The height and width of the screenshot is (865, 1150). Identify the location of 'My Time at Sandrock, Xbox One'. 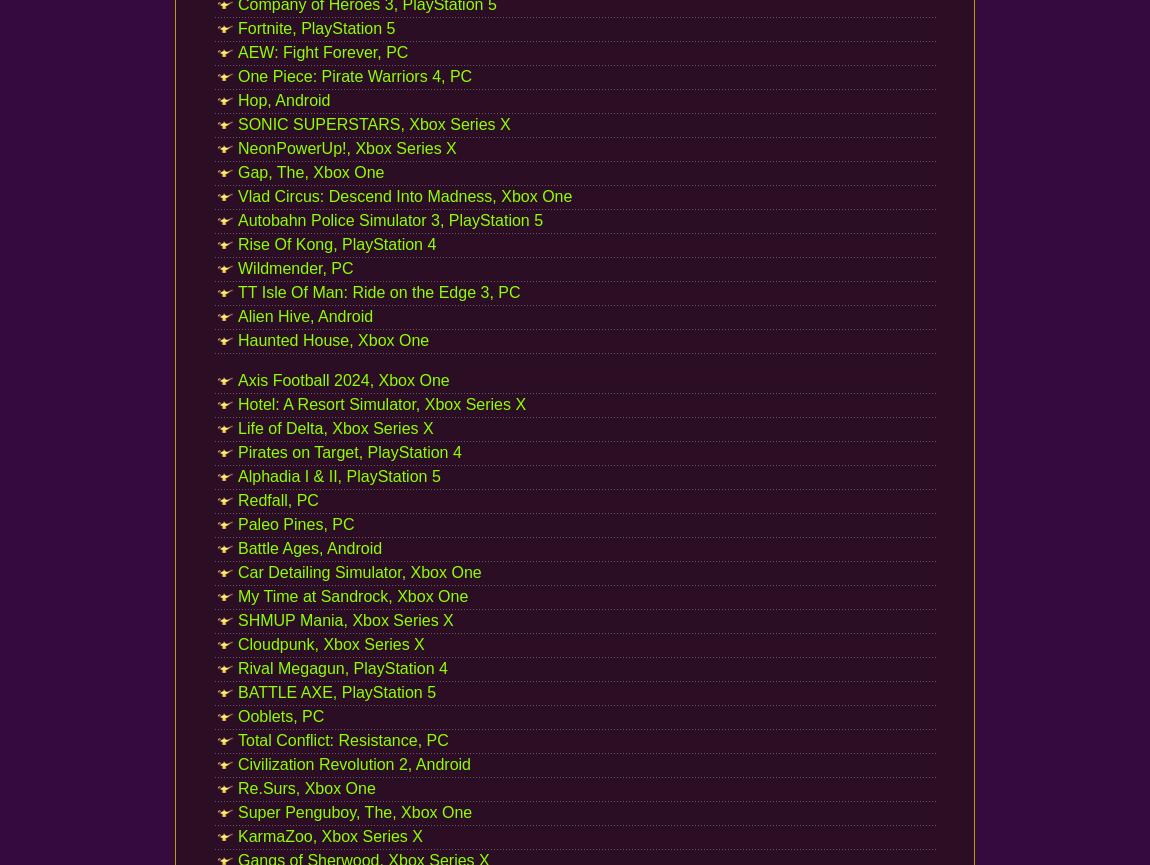
(353, 596).